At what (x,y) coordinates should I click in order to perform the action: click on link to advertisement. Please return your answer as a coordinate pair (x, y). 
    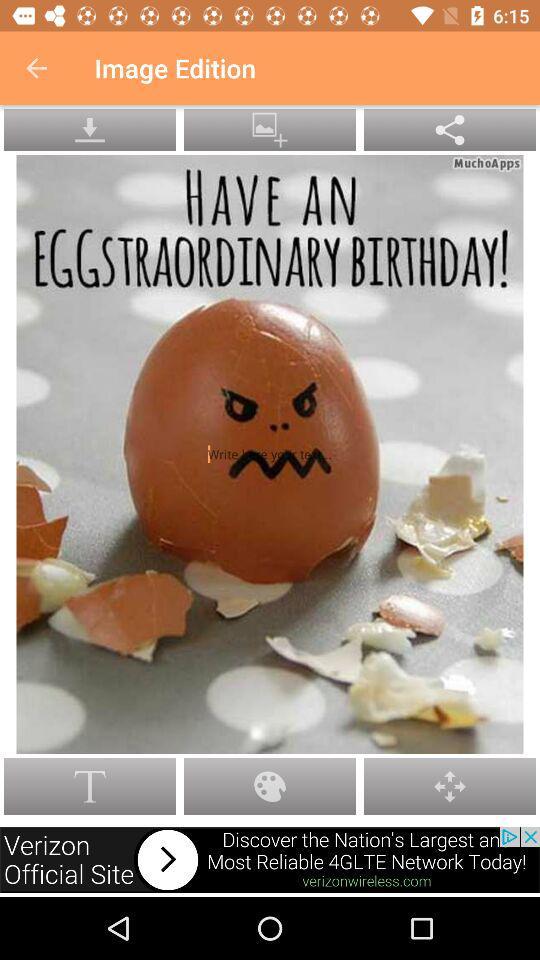
    Looking at the image, I should click on (270, 859).